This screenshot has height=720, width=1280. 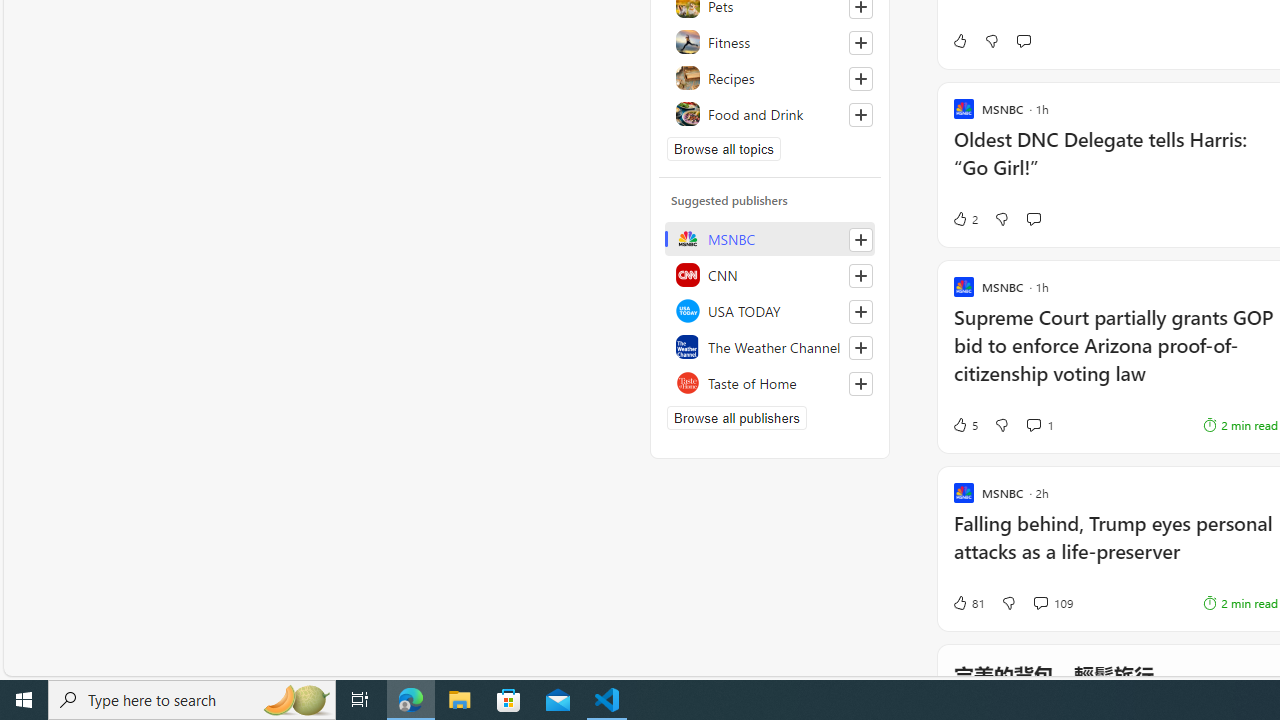 What do you see at coordinates (958, 41) in the screenshot?
I see `'Like'` at bounding box center [958, 41].